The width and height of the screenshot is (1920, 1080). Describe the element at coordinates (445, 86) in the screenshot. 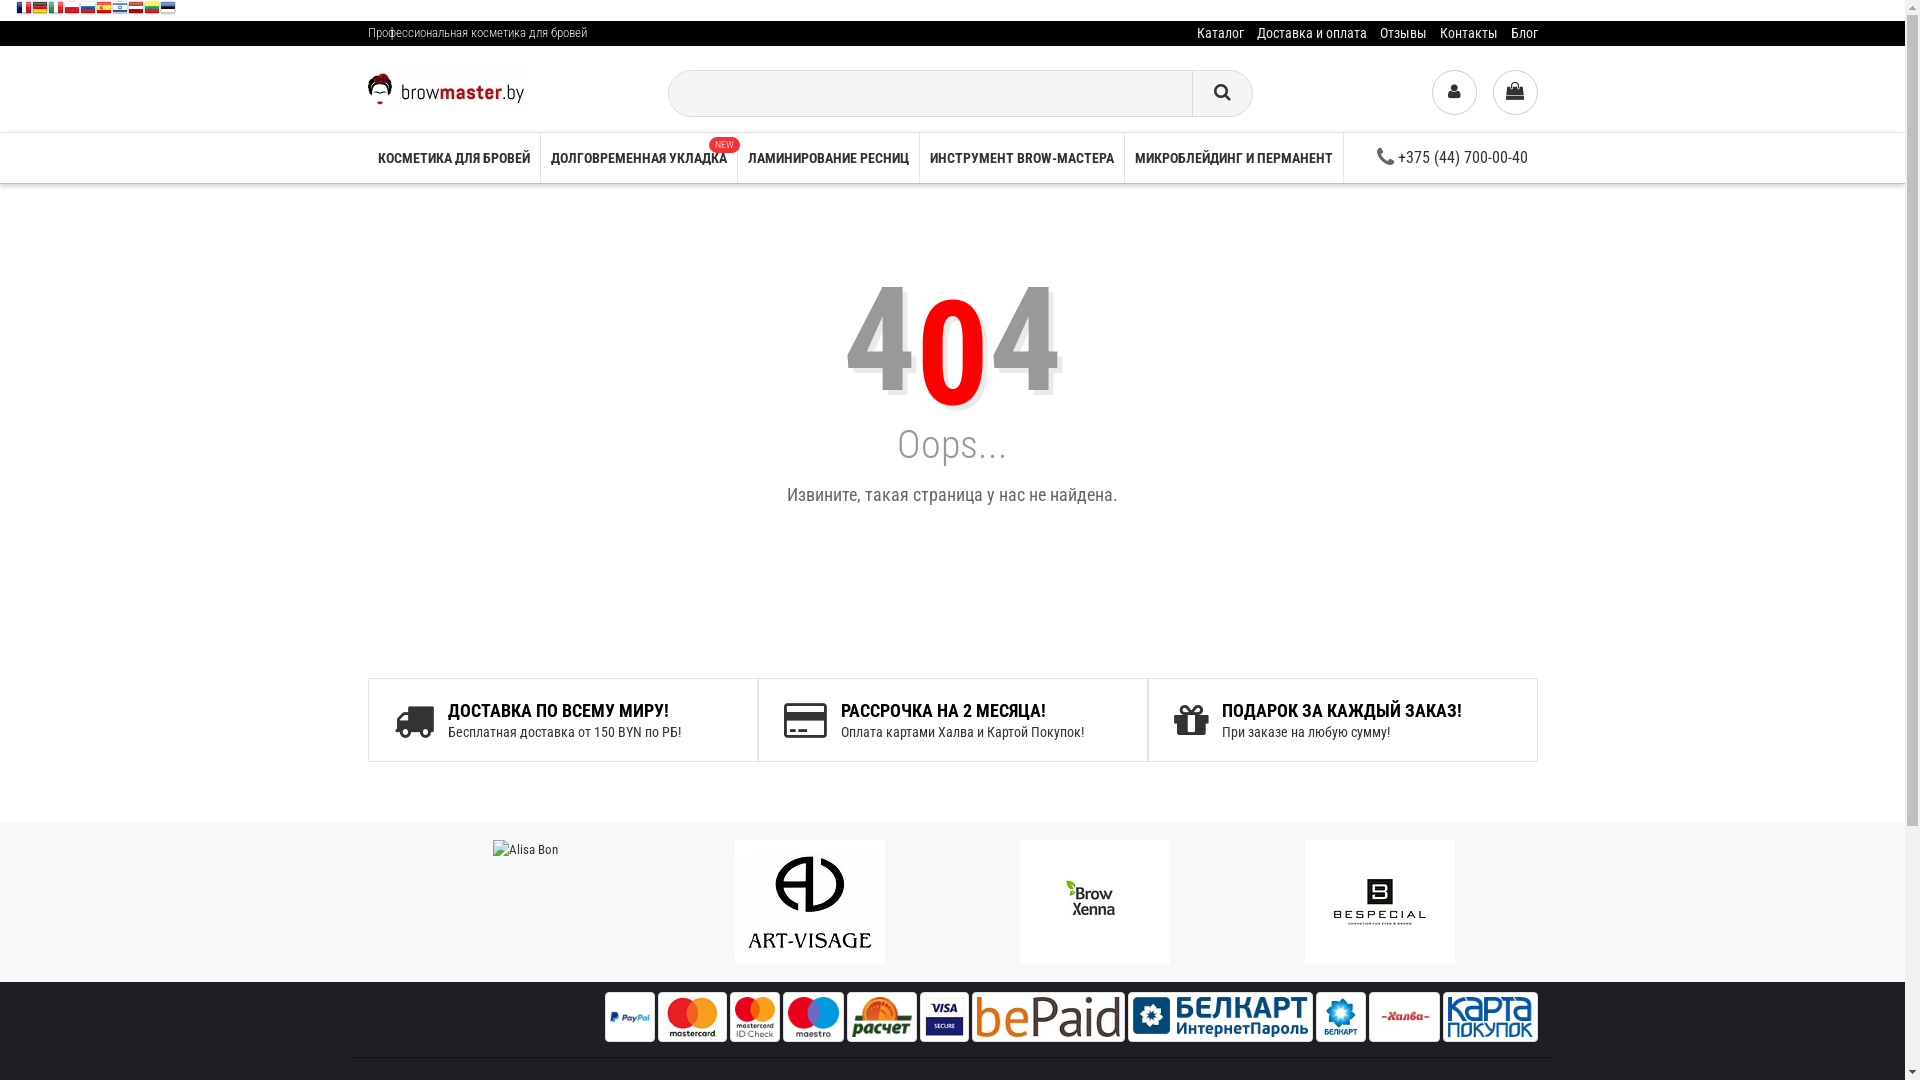

I see `'Browmaster'` at that location.